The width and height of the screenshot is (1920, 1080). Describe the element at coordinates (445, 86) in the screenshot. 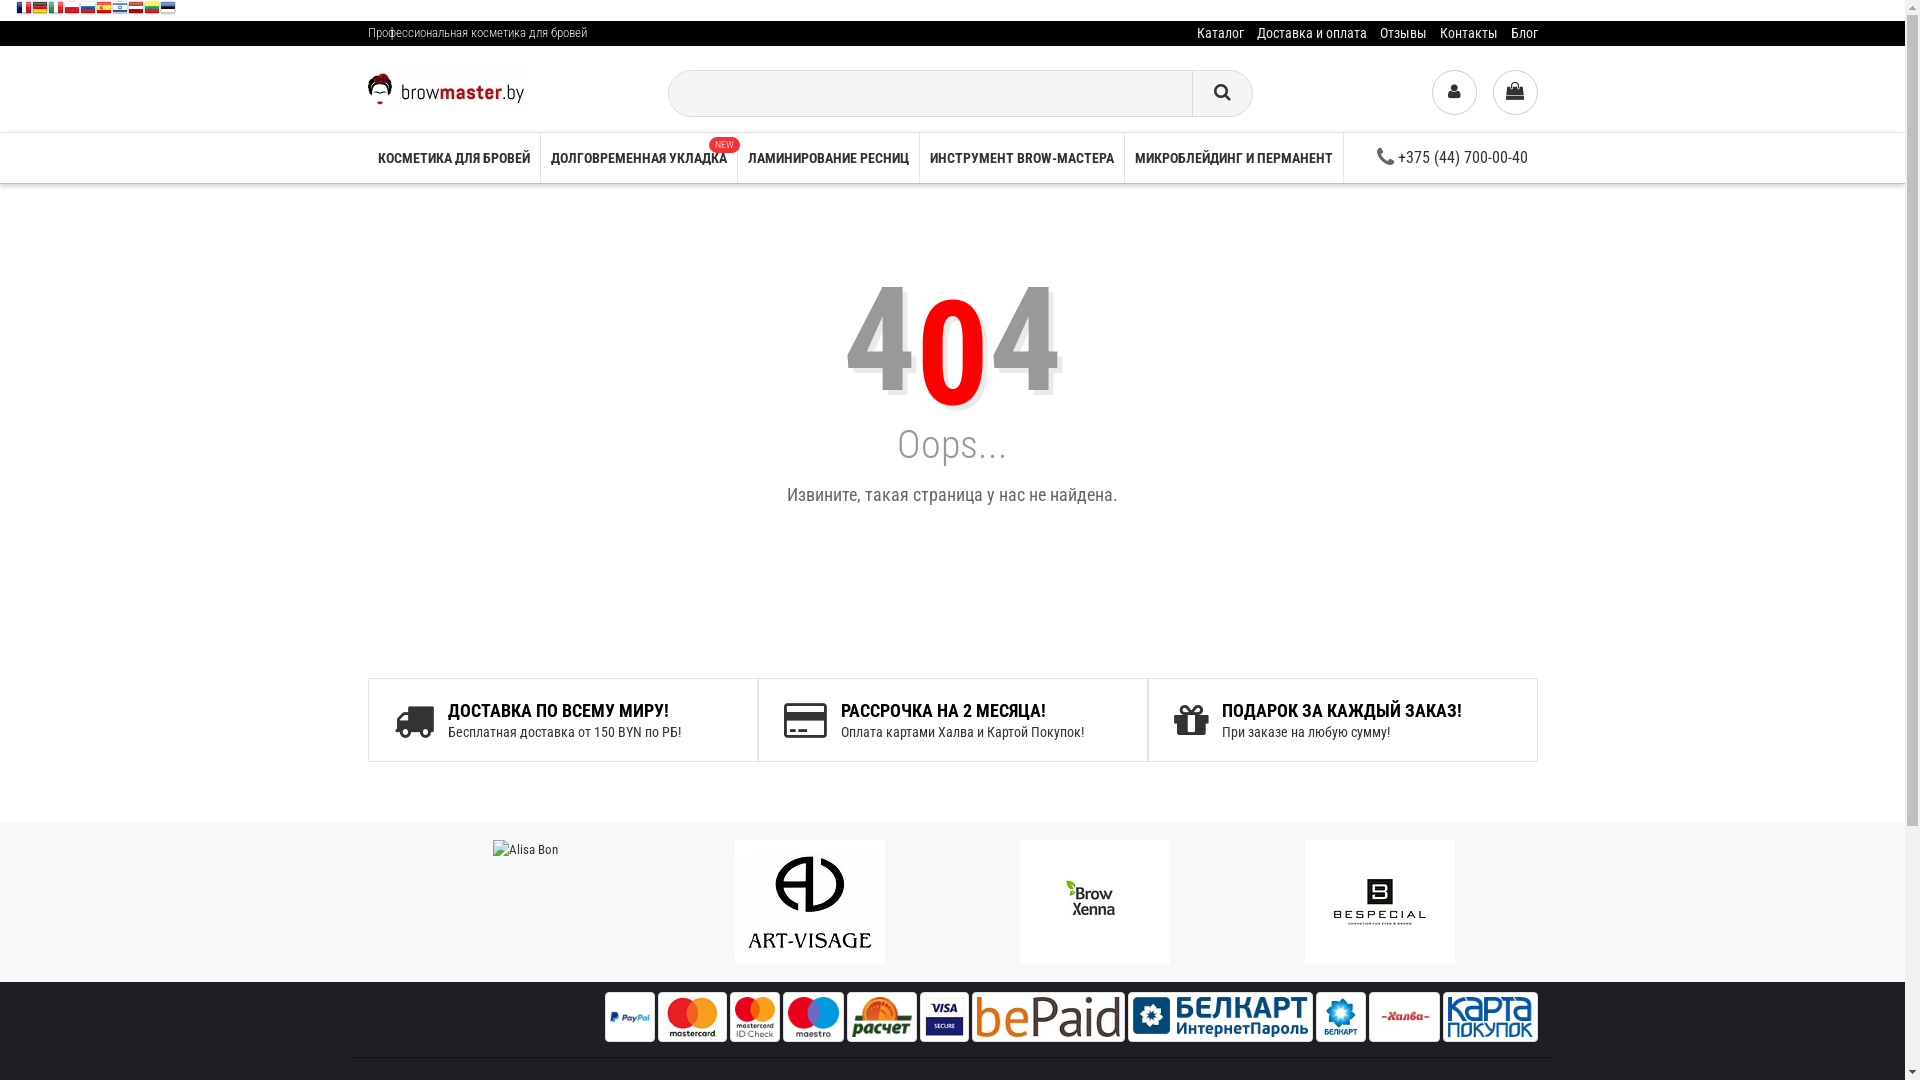

I see `'Browmaster'` at that location.